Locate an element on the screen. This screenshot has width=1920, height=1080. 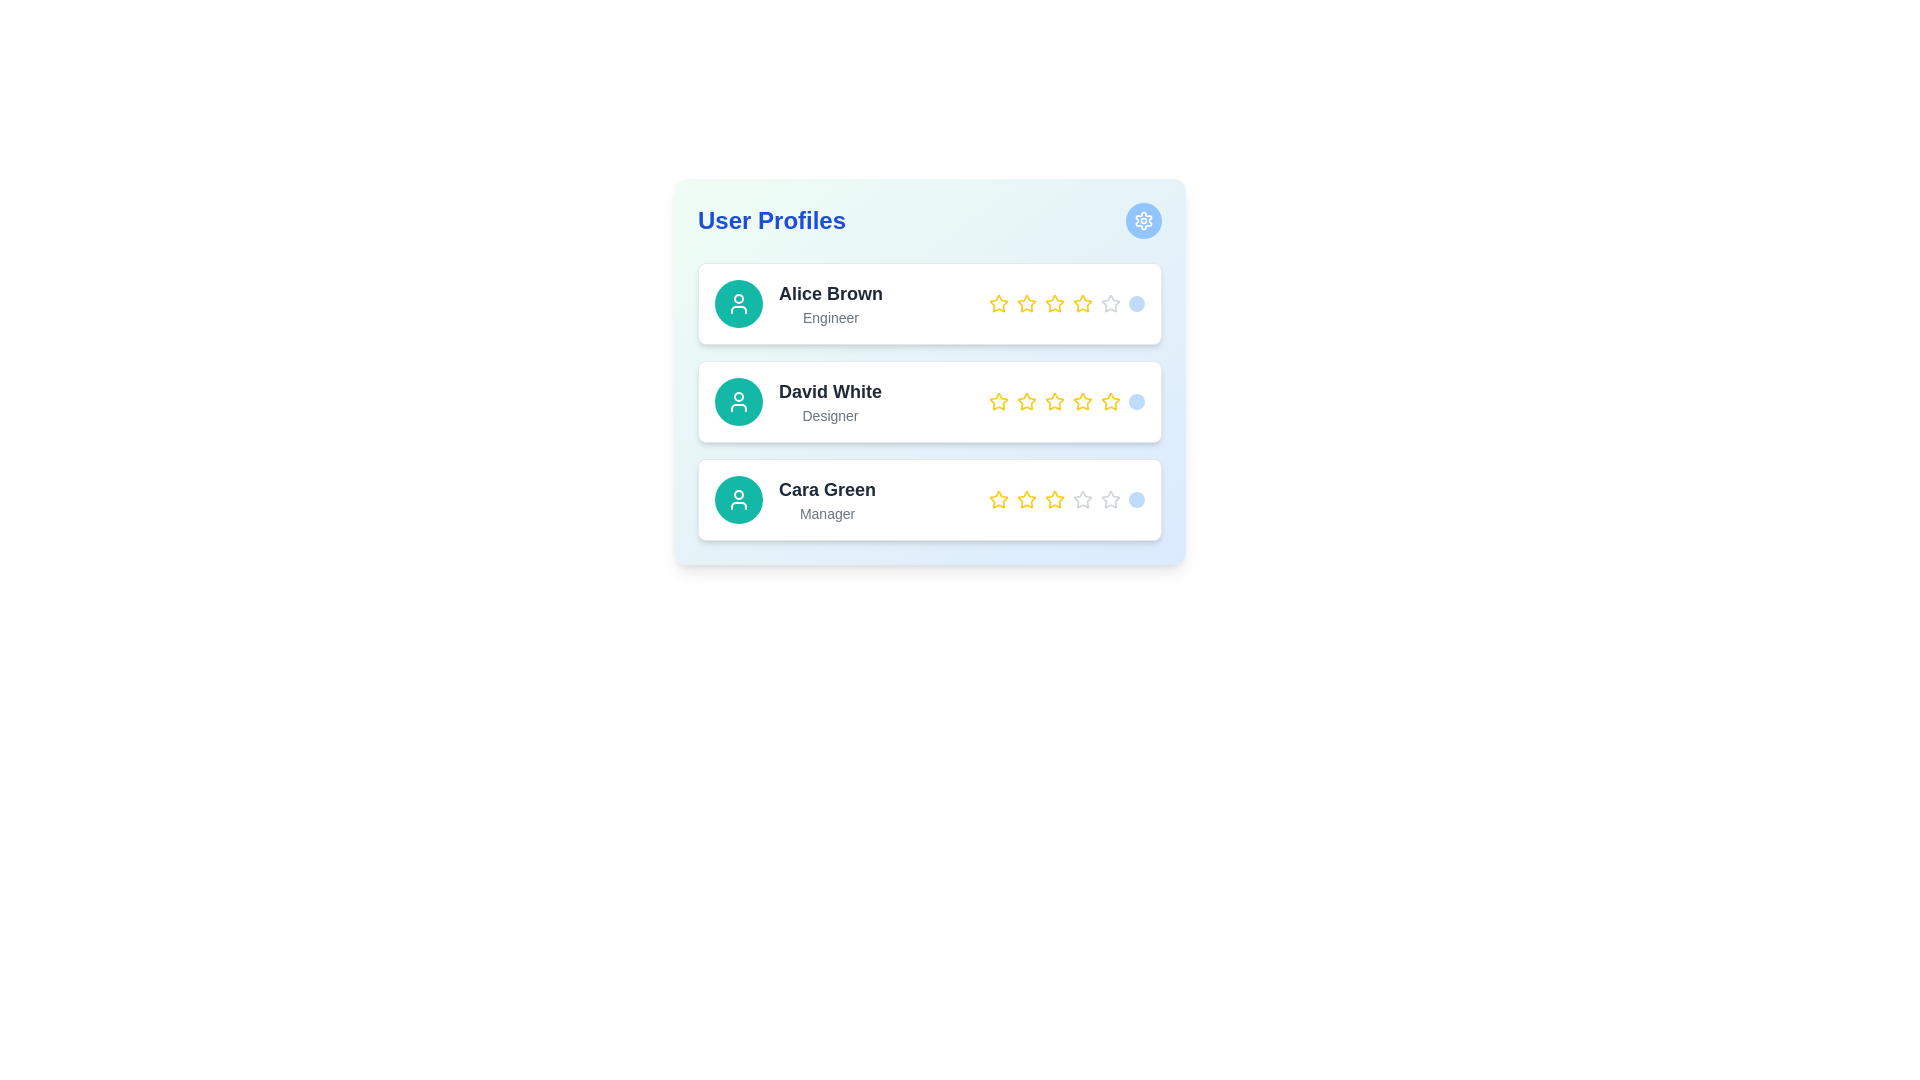
the second star icon in the user rating system on David White's profile card is located at coordinates (998, 401).